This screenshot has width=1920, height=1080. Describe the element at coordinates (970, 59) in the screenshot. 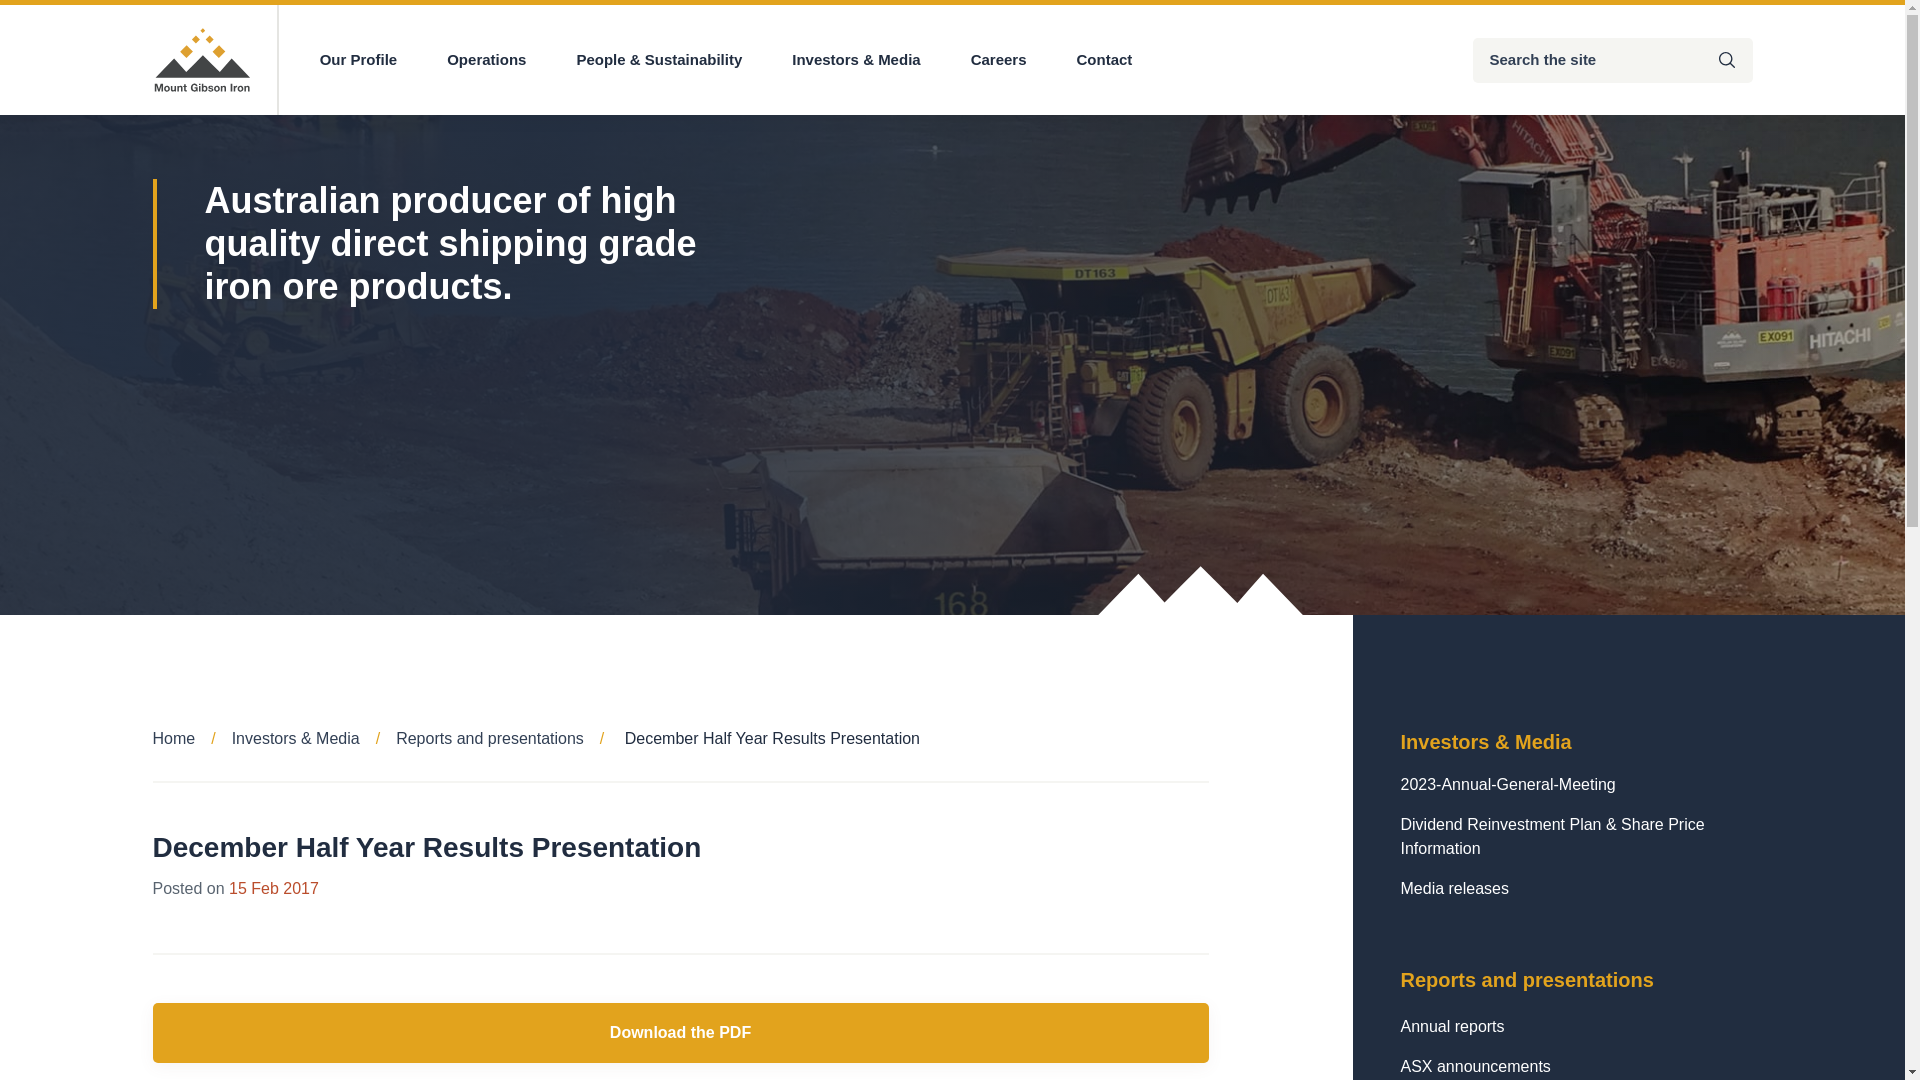

I see `'Careers'` at that location.